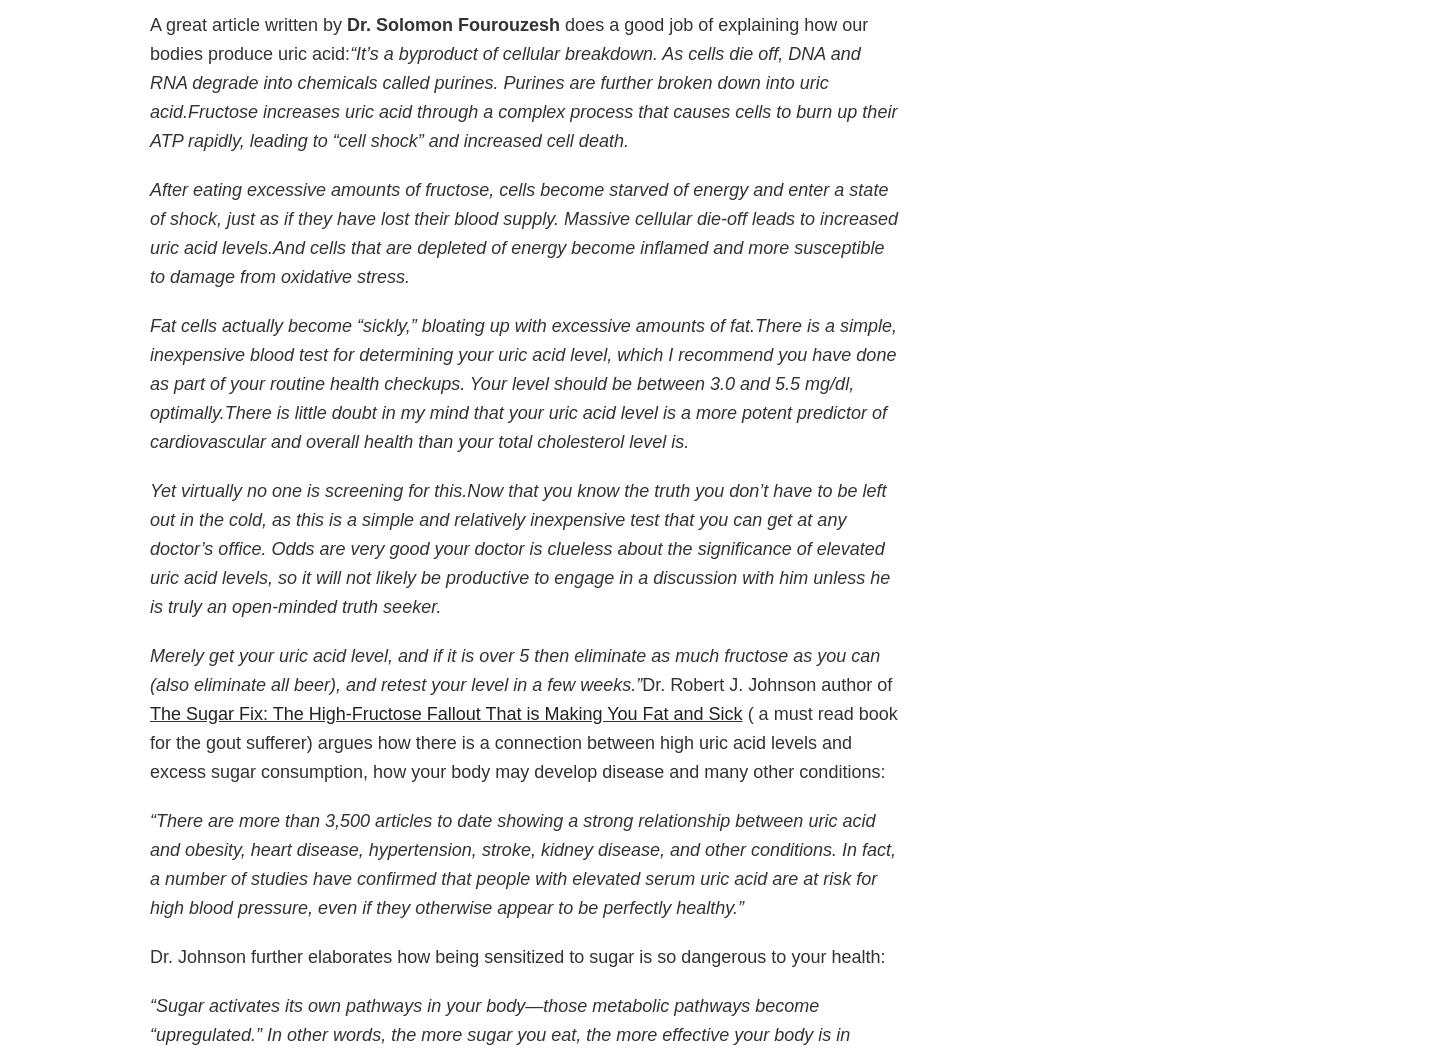 This screenshot has width=1440, height=1055. What do you see at coordinates (504, 82) in the screenshot?
I see `'“It’s a byproduct of cellular breakdown. As cells die off, DNA and RNA degrade into chemicals called purines. Purines are further broken down into uric acid.'` at bounding box center [504, 82].